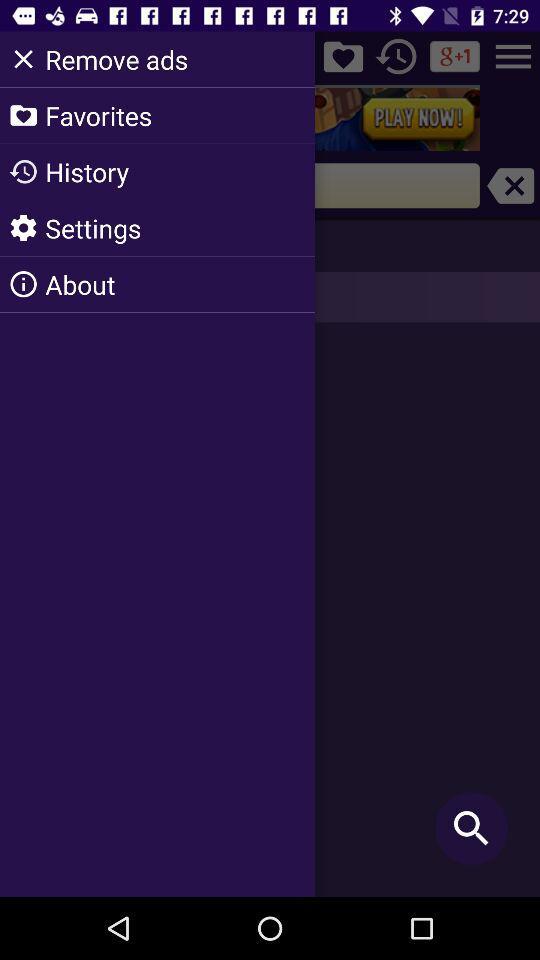  What do you see at coordinates (397, 56) in the screenshot?
I see `the icon just below to bluetooth icon` at bounding box center [397, 56].